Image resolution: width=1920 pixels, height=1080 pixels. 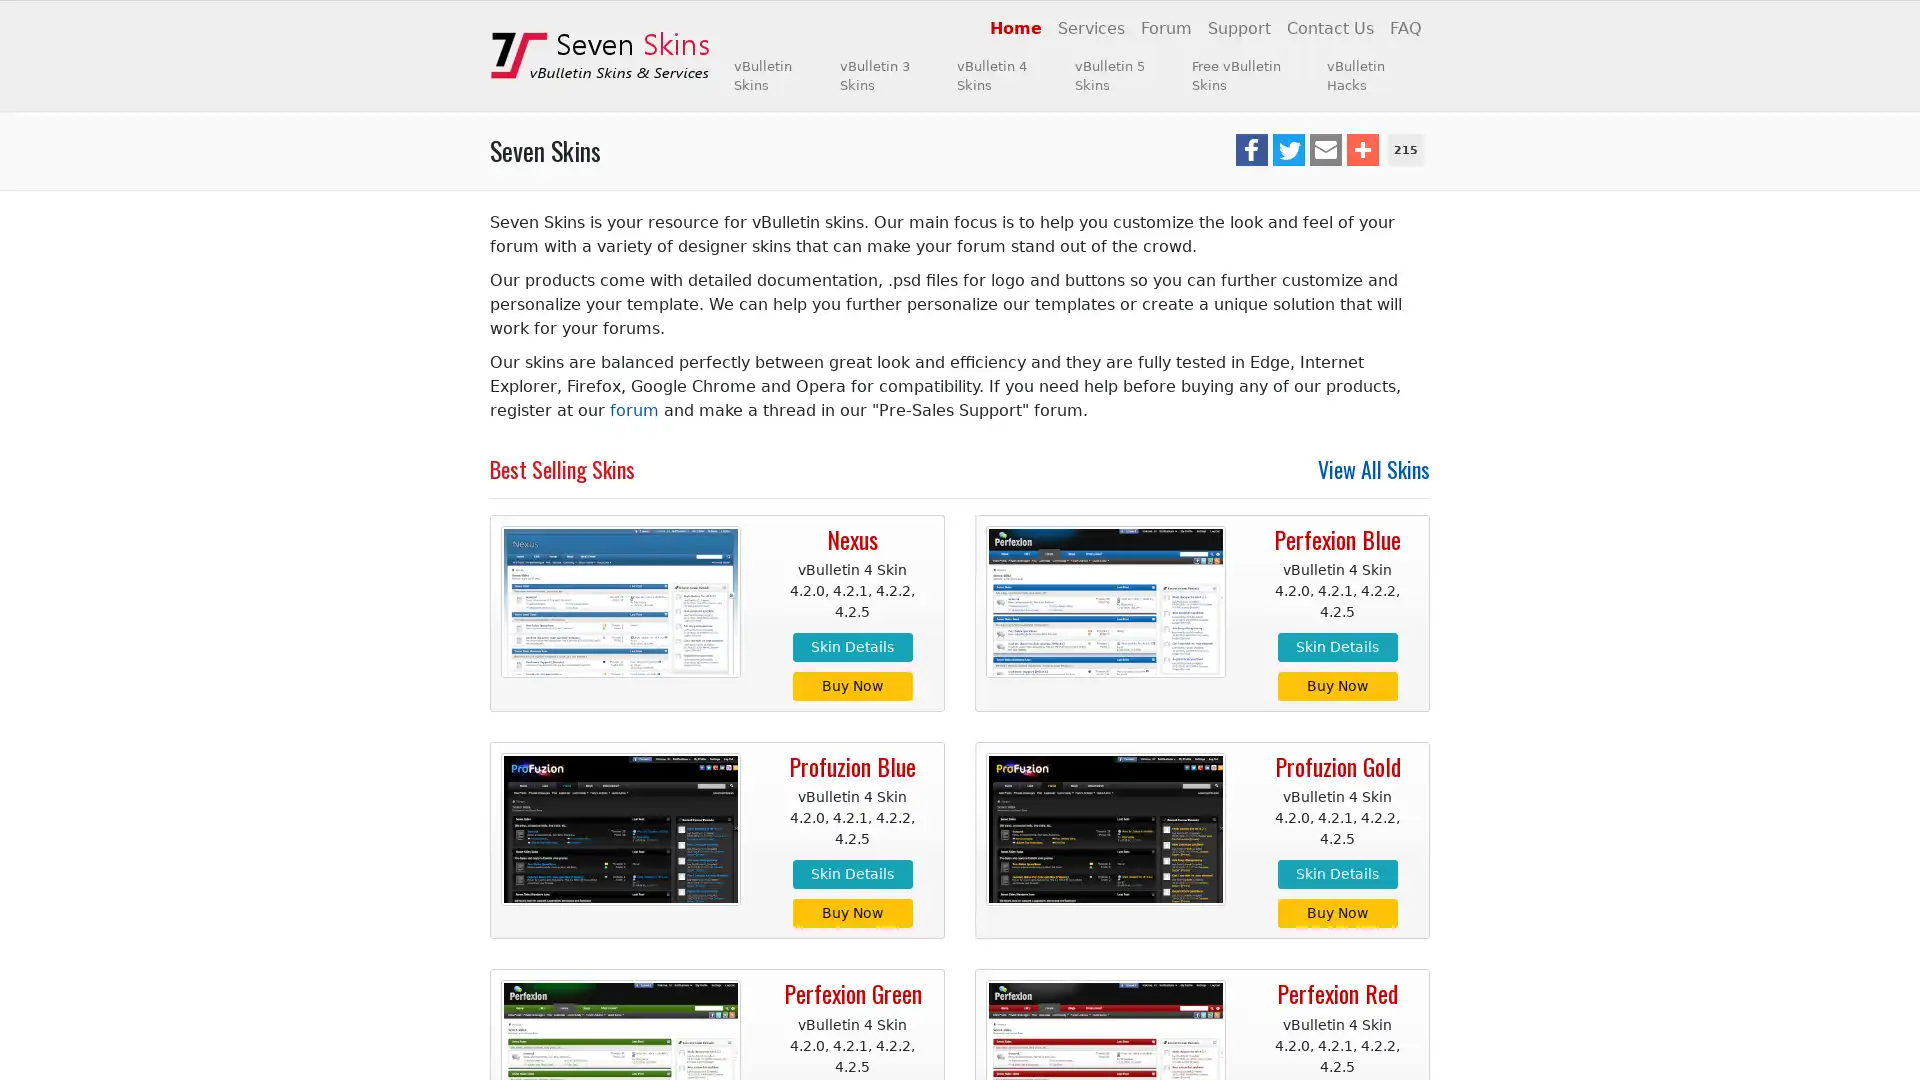 I want to click on Skin Details, so click(x=1337, y=646).